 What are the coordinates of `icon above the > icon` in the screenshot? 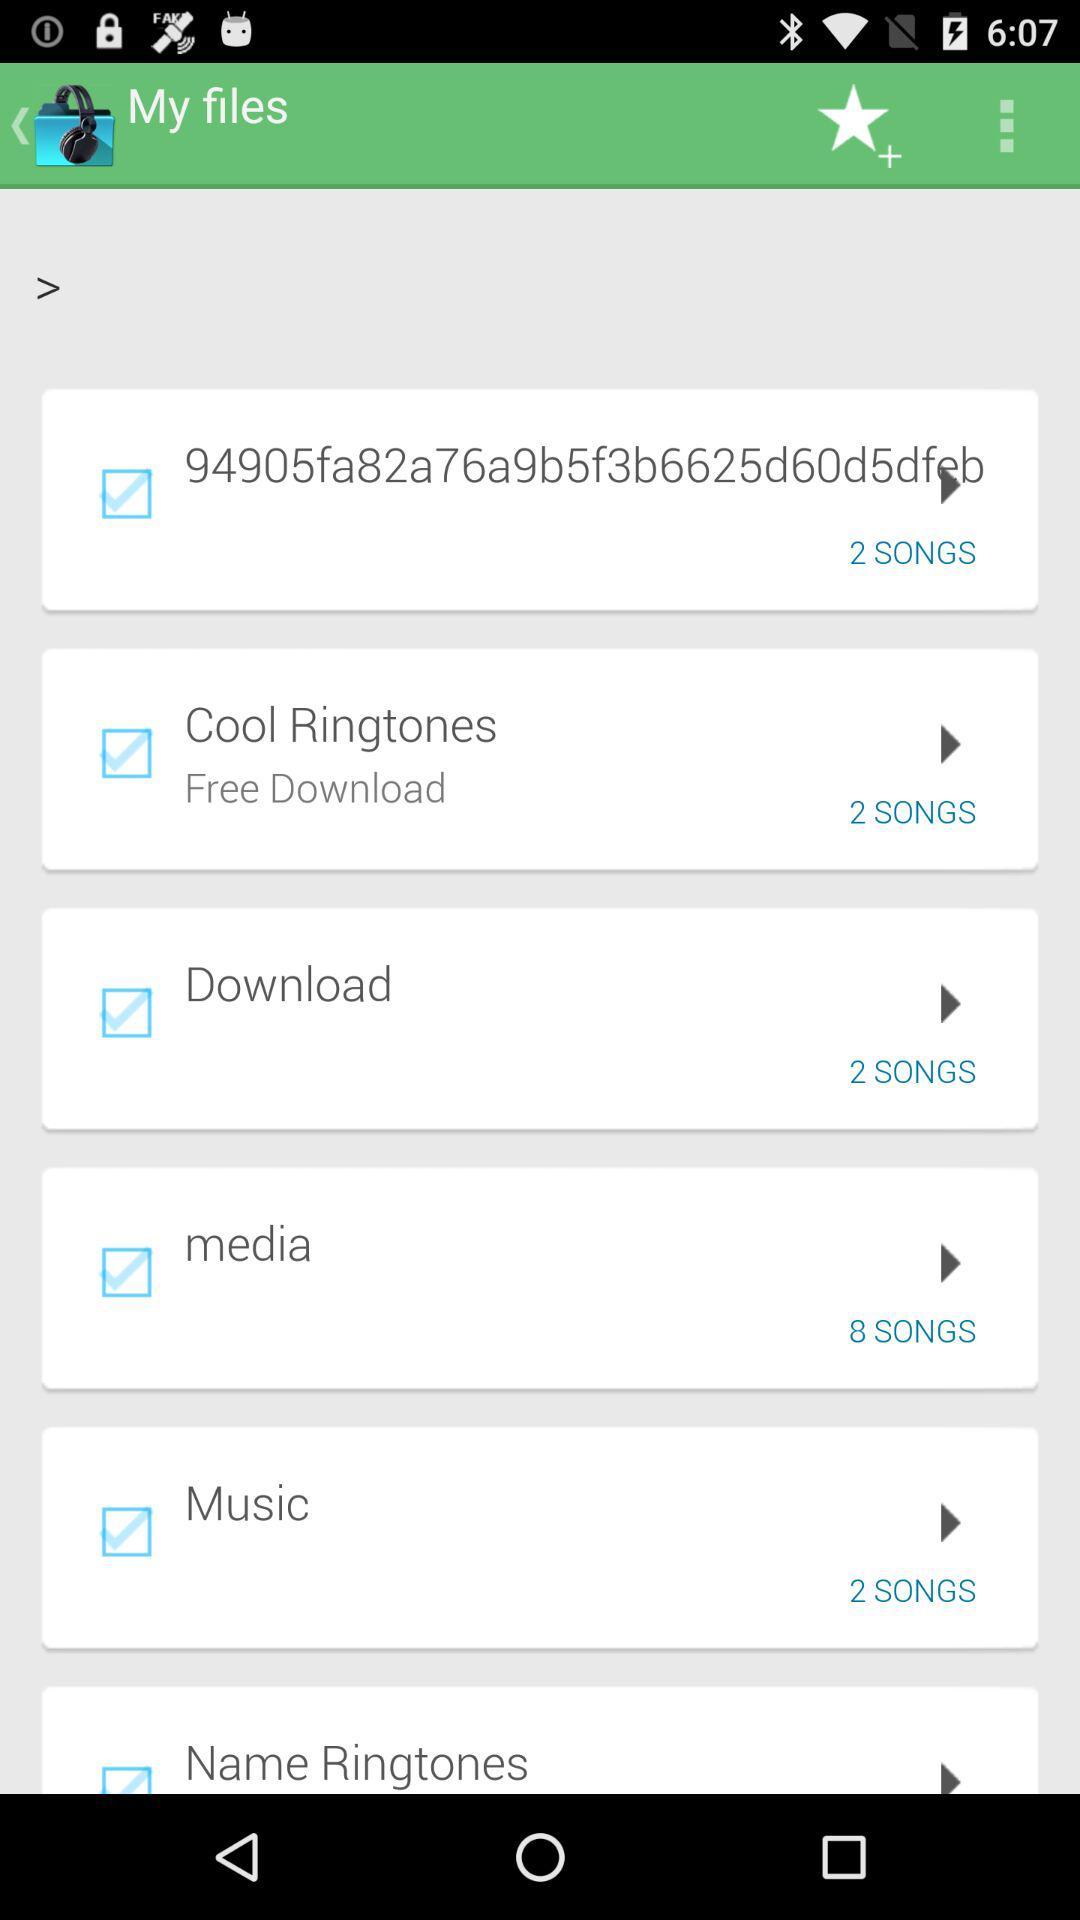 It's located at (1006, 124).